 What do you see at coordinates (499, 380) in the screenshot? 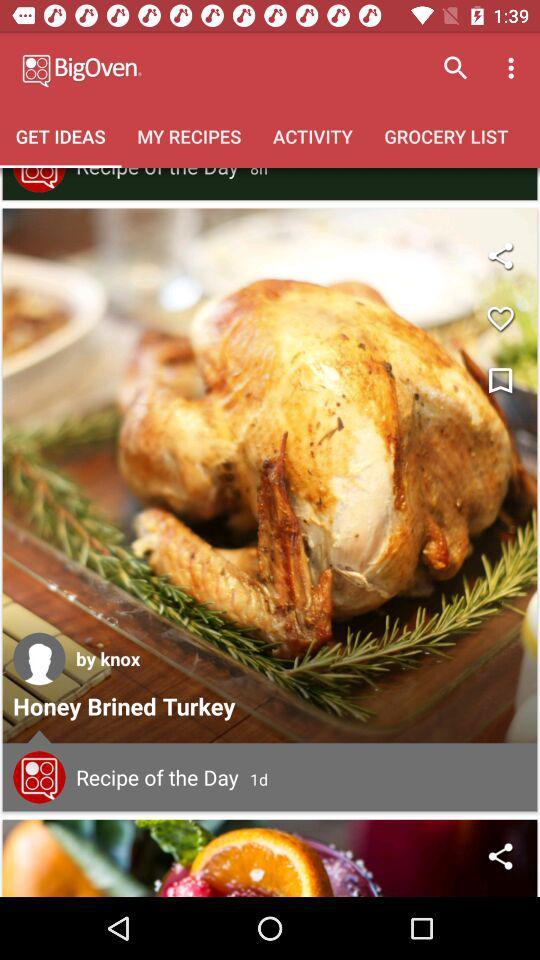
I see `the article` at bounding box center [499, 380].